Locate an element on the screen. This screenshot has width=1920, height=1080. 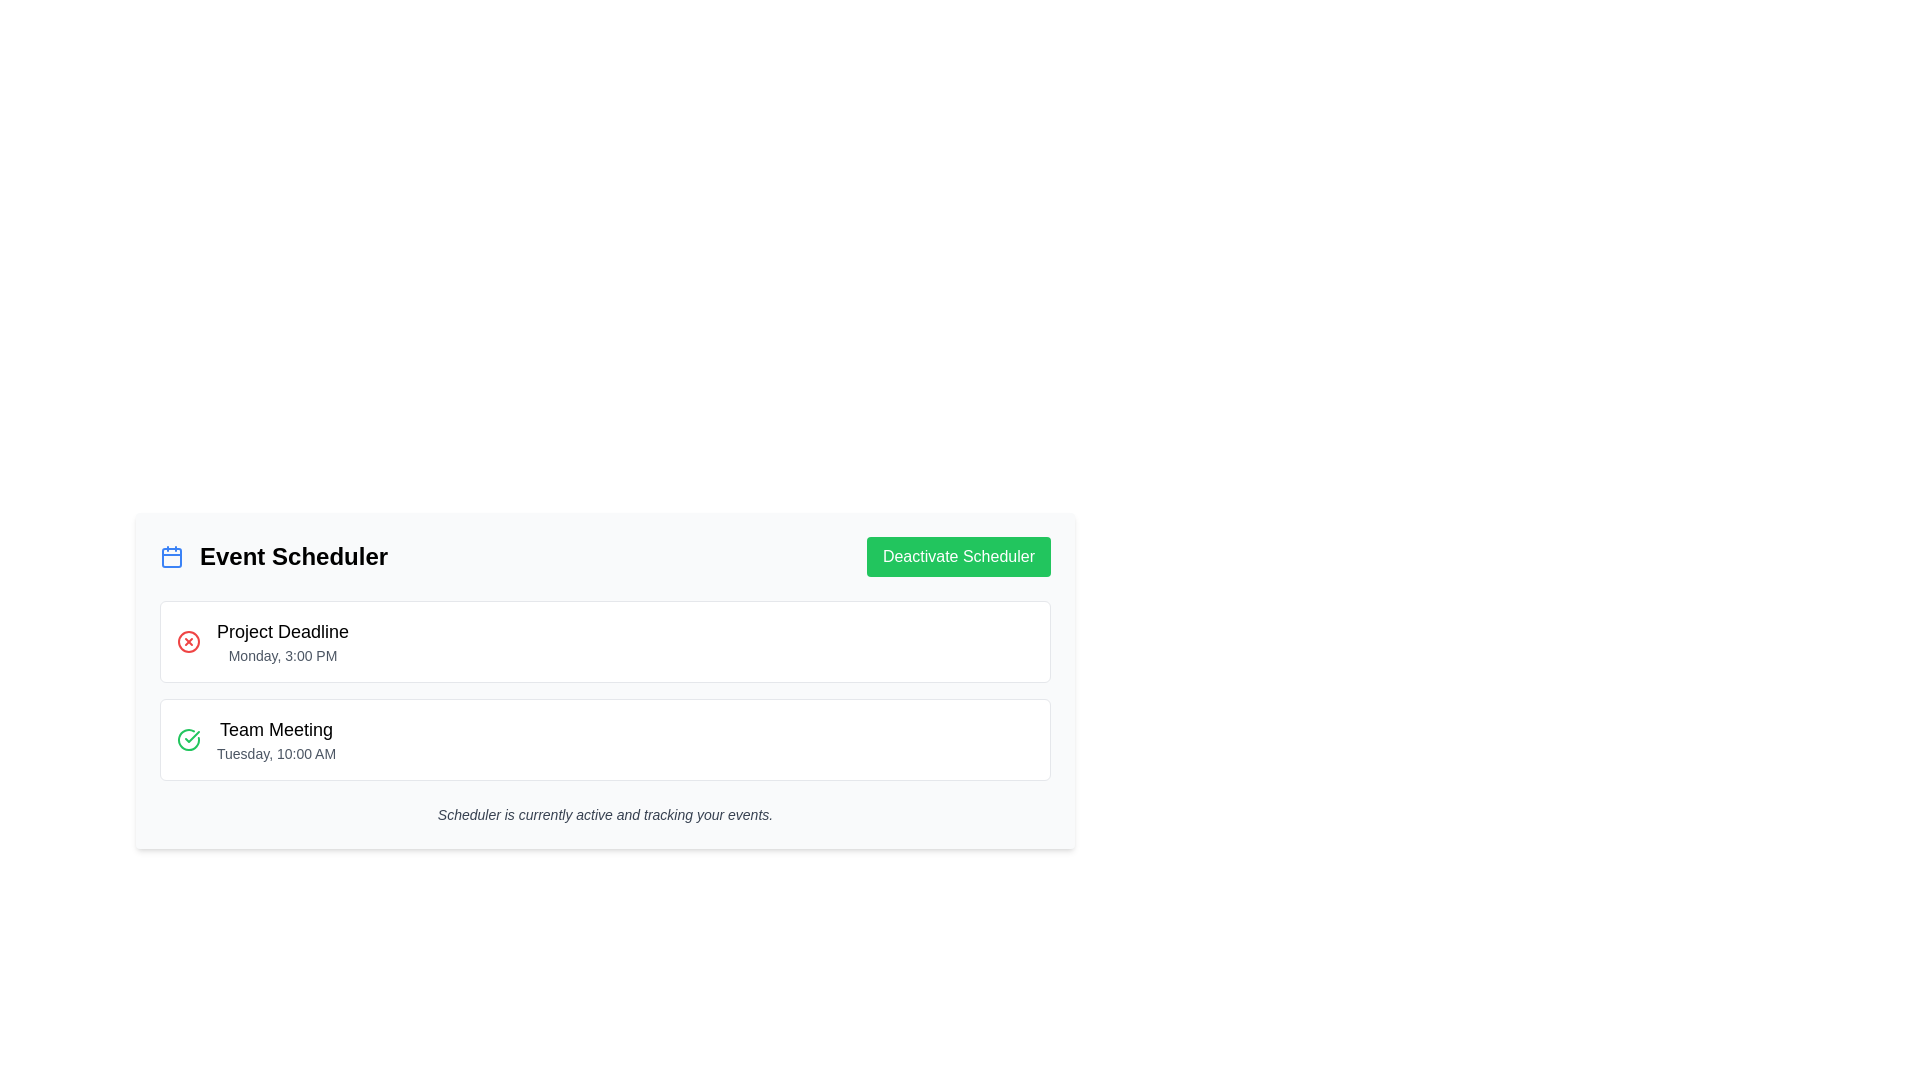
the text display component that shows 'Project Deadline' and 'Monday, 3:00 PM', located in the first card of the event list below 'Event Scheduler' is located at coordinates (282, 641).